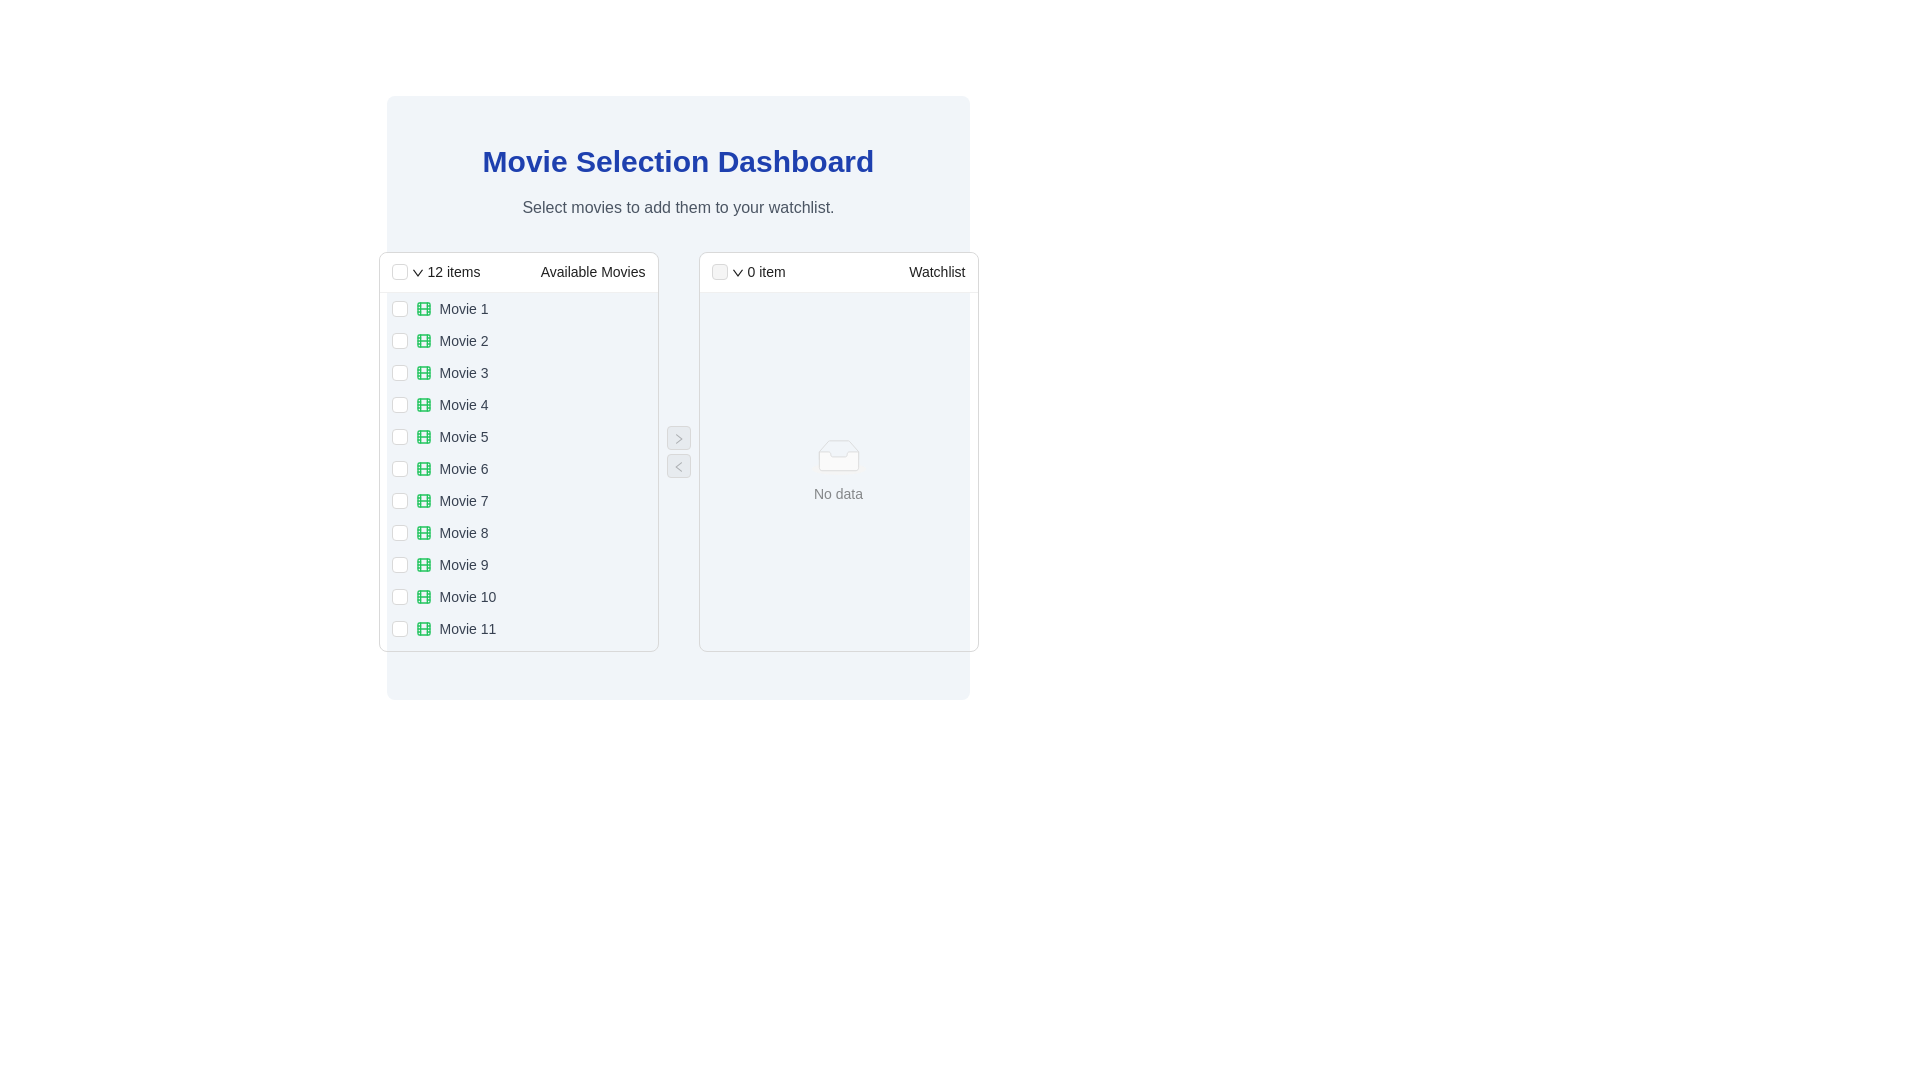 Image resolution: width=1920 pixels, height=1080 pixels. I want to click on the icon located in the header of the right-side column labeled 'Watchlist', next to the '0 item' text, so click(736, 273).